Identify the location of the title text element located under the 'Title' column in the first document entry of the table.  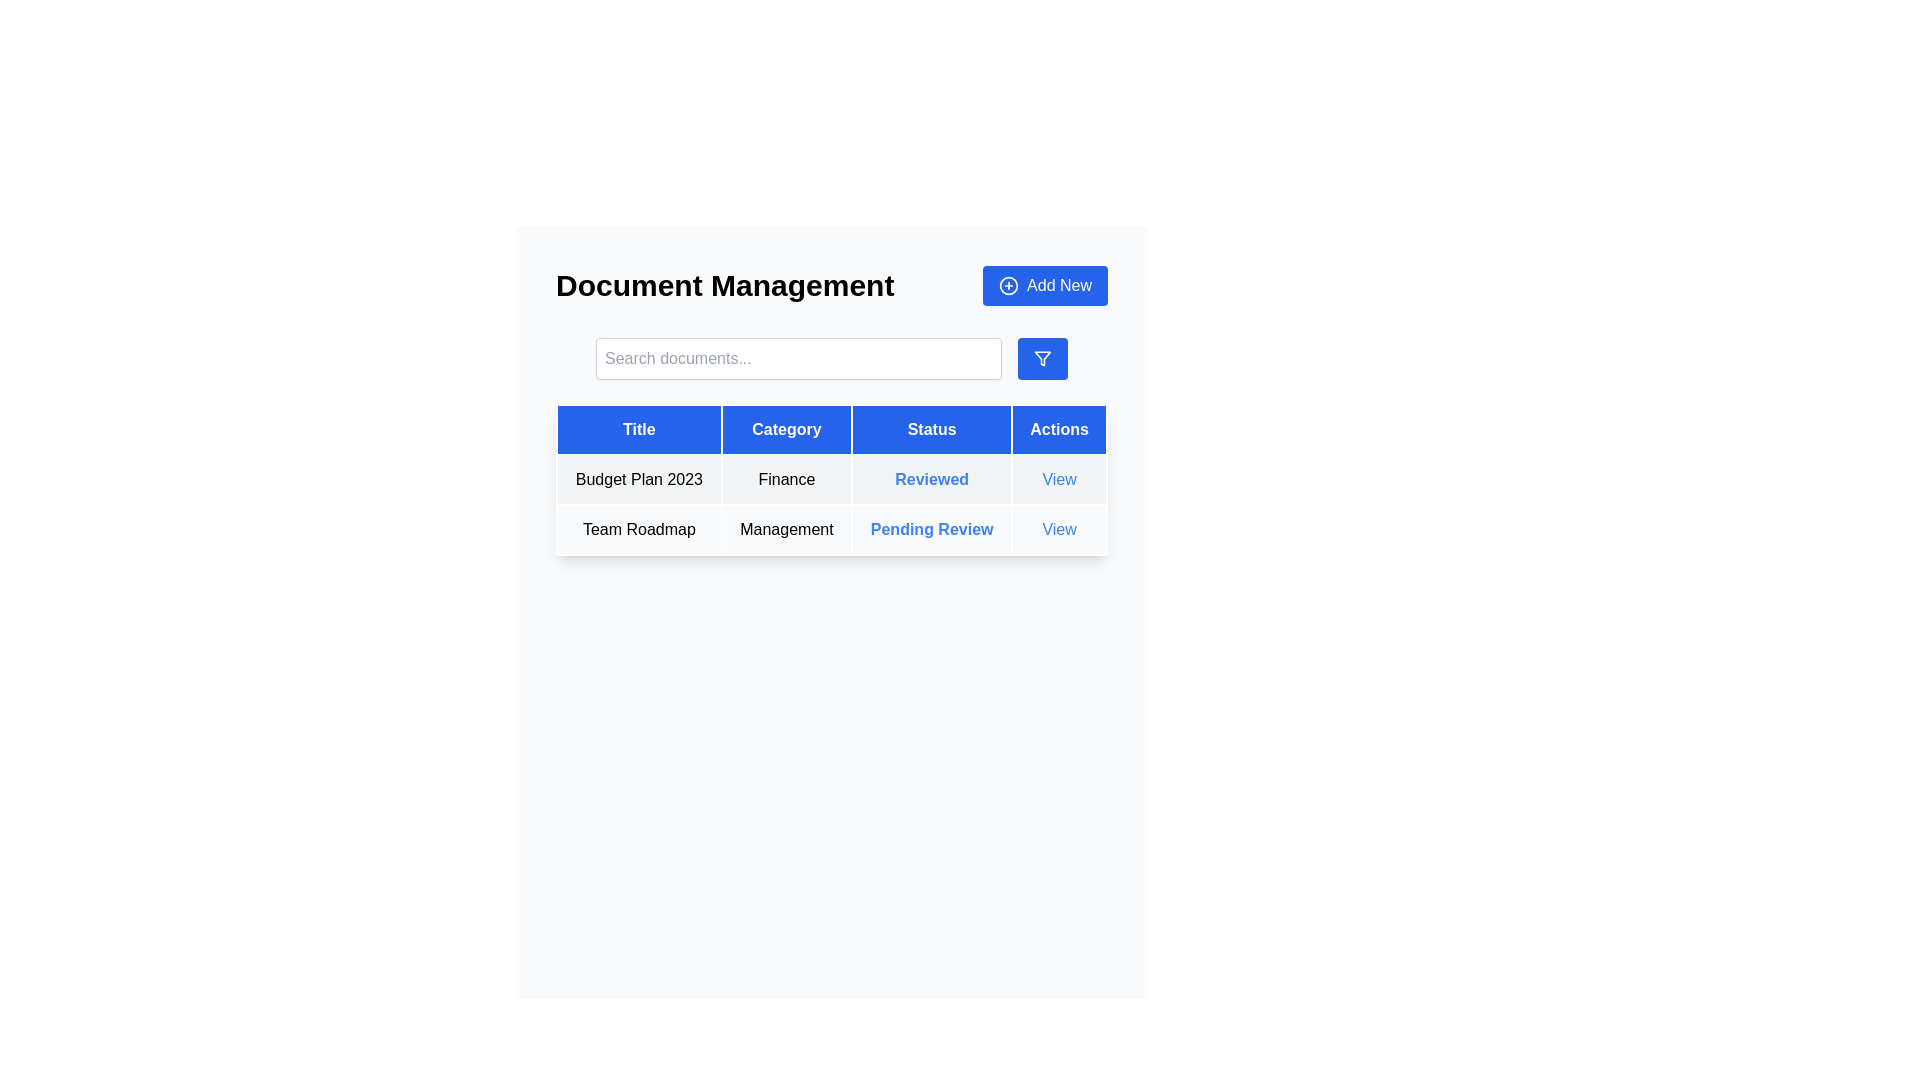
(638, 479).